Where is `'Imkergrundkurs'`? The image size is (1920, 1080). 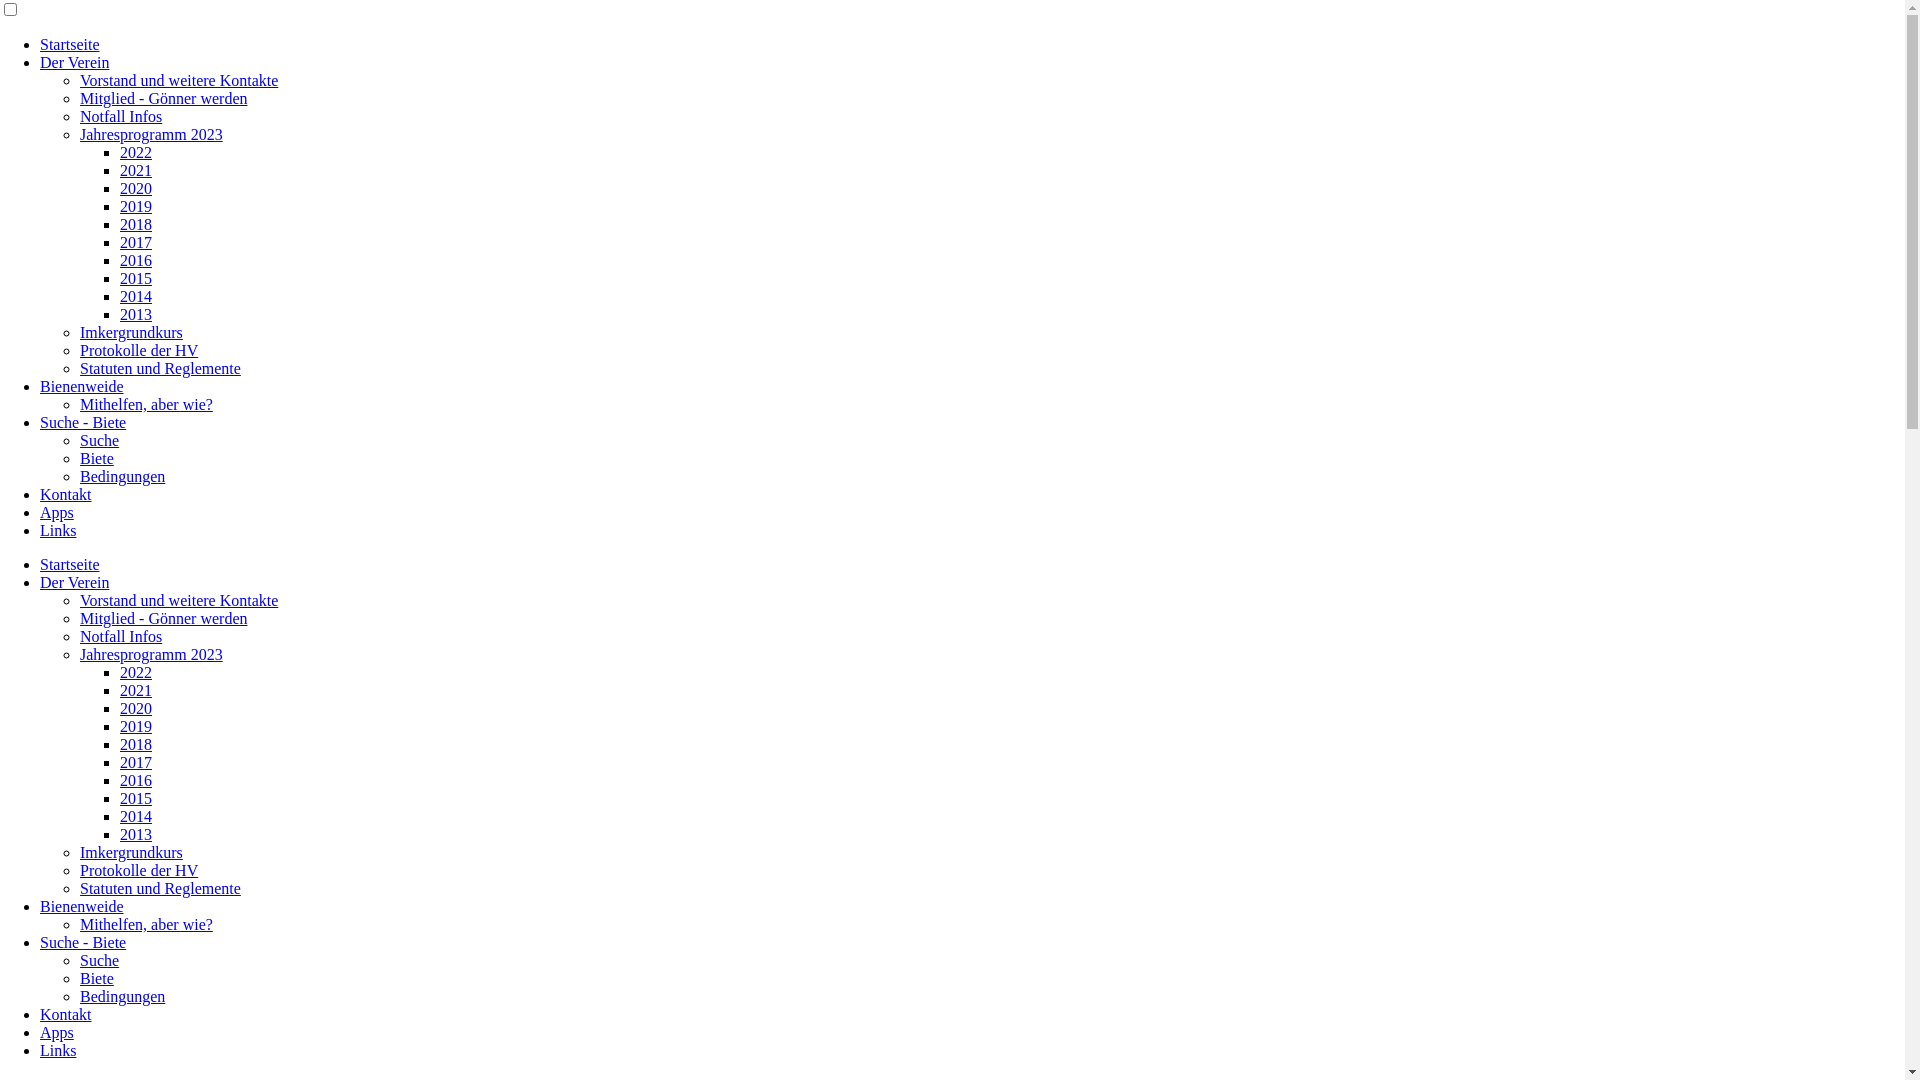
'Imkergrundkurs' is located at coordinates (80, 852).